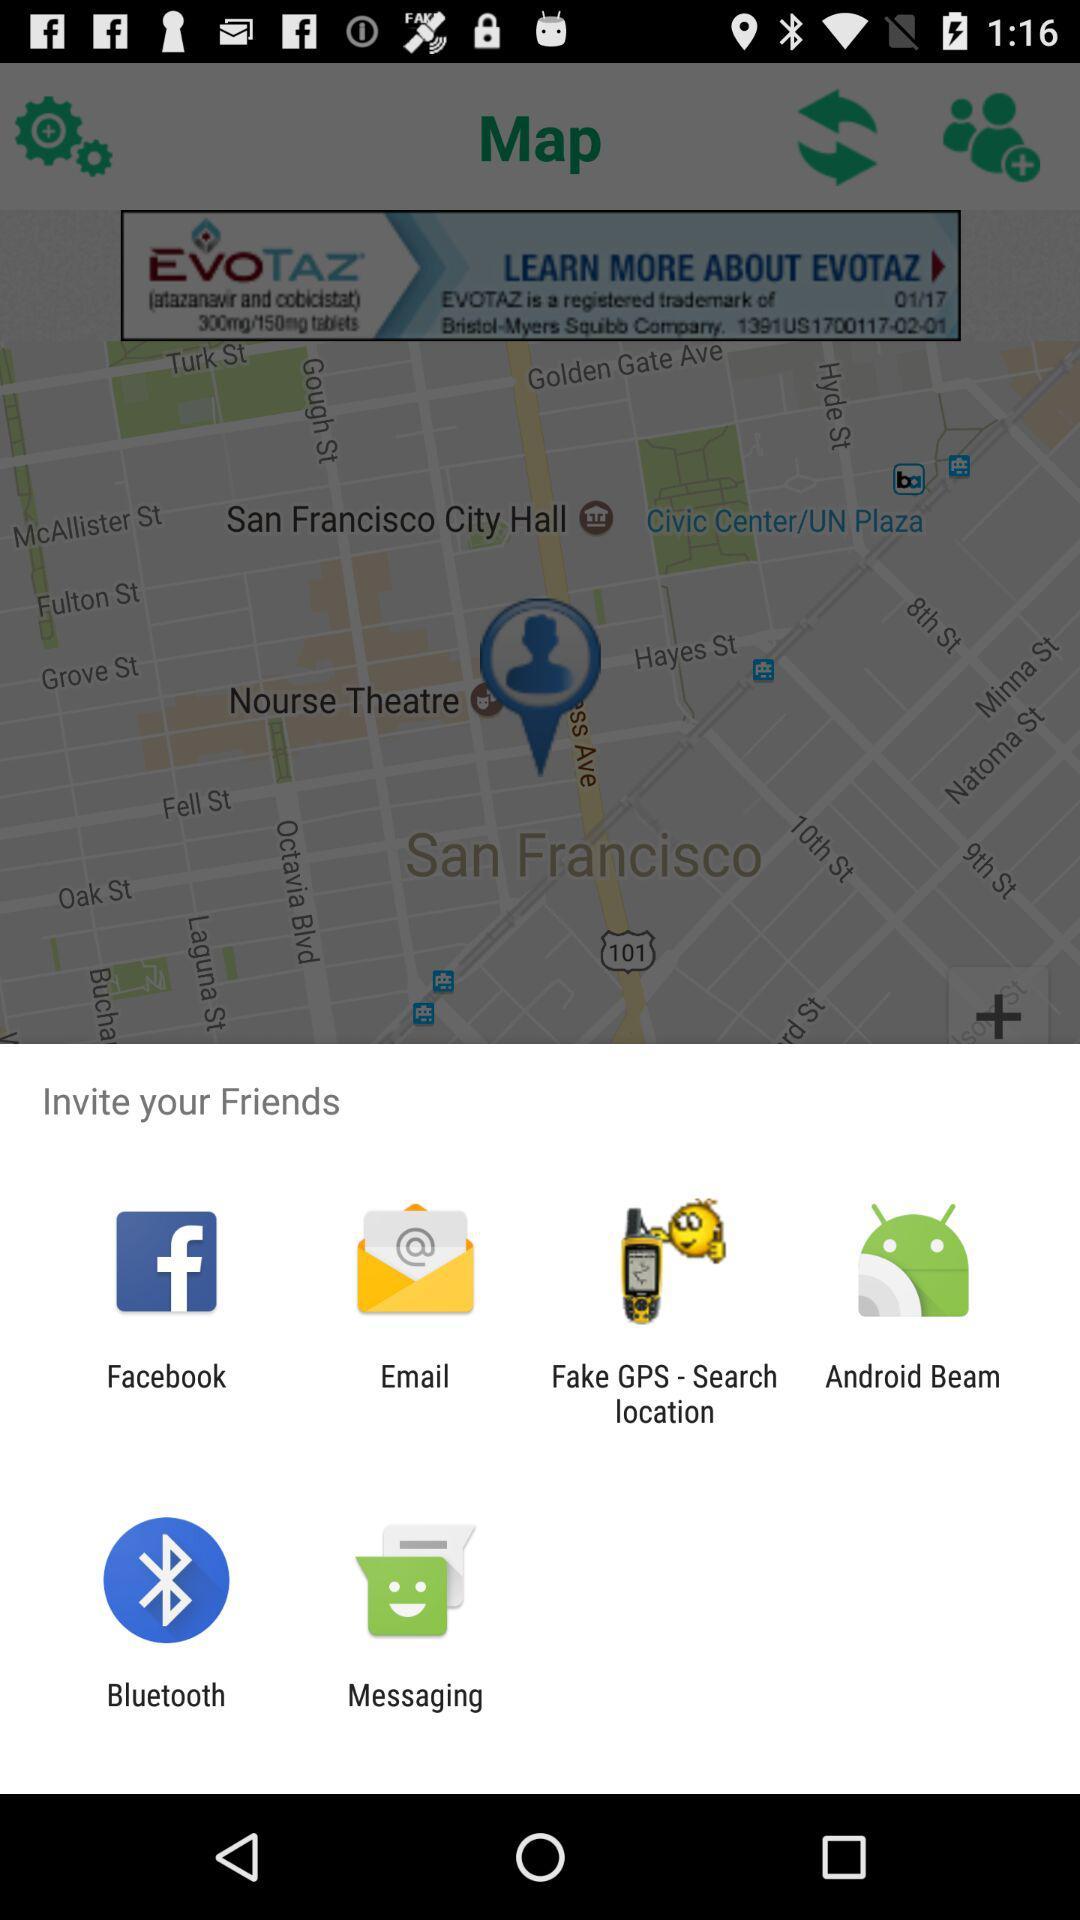  I want to click on the icon next to facebook icon, so click(414, 1392).